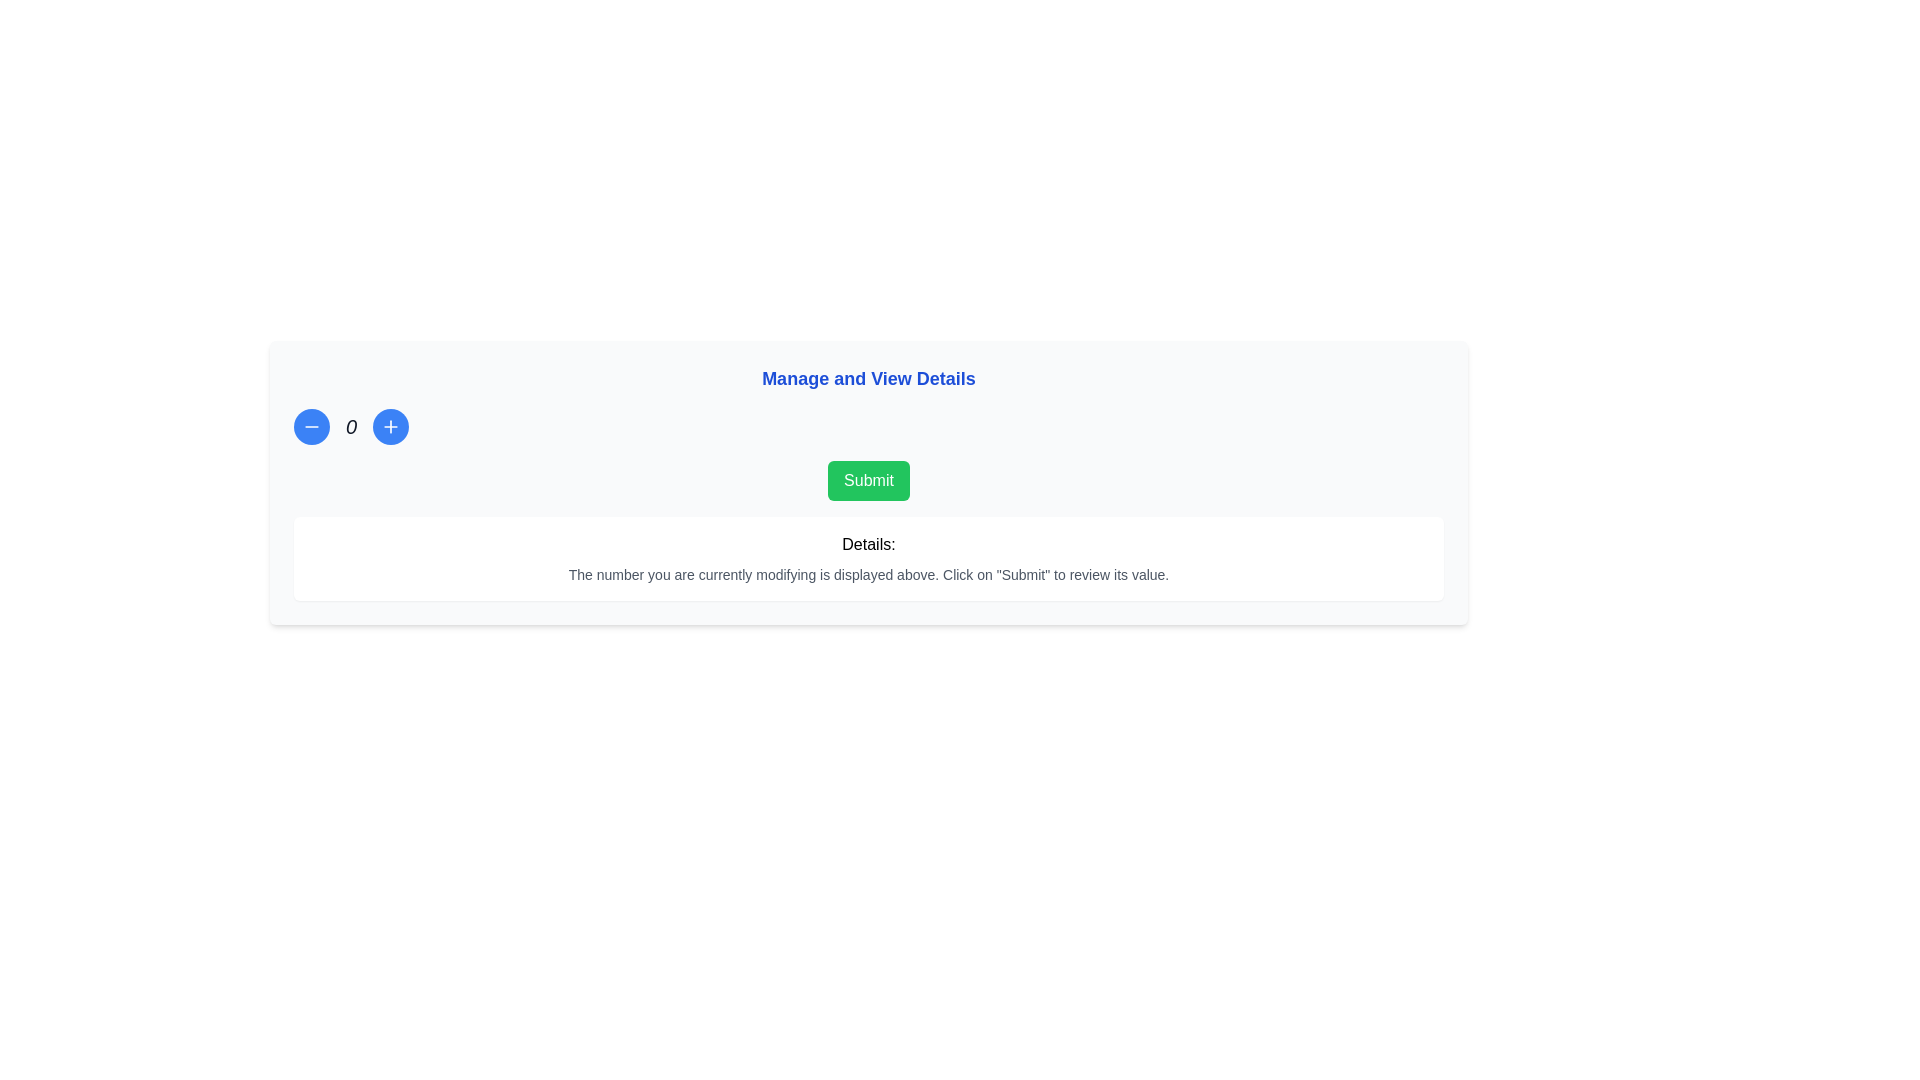 This screenshot has height=1080, width=1920. What do you see at coordinates (311, 426) in the screenshot?
I see `the first interactive circular decrement button located to the left of the numeric value '0' to decrement the associated value by one` at bounding box center [311, 426].